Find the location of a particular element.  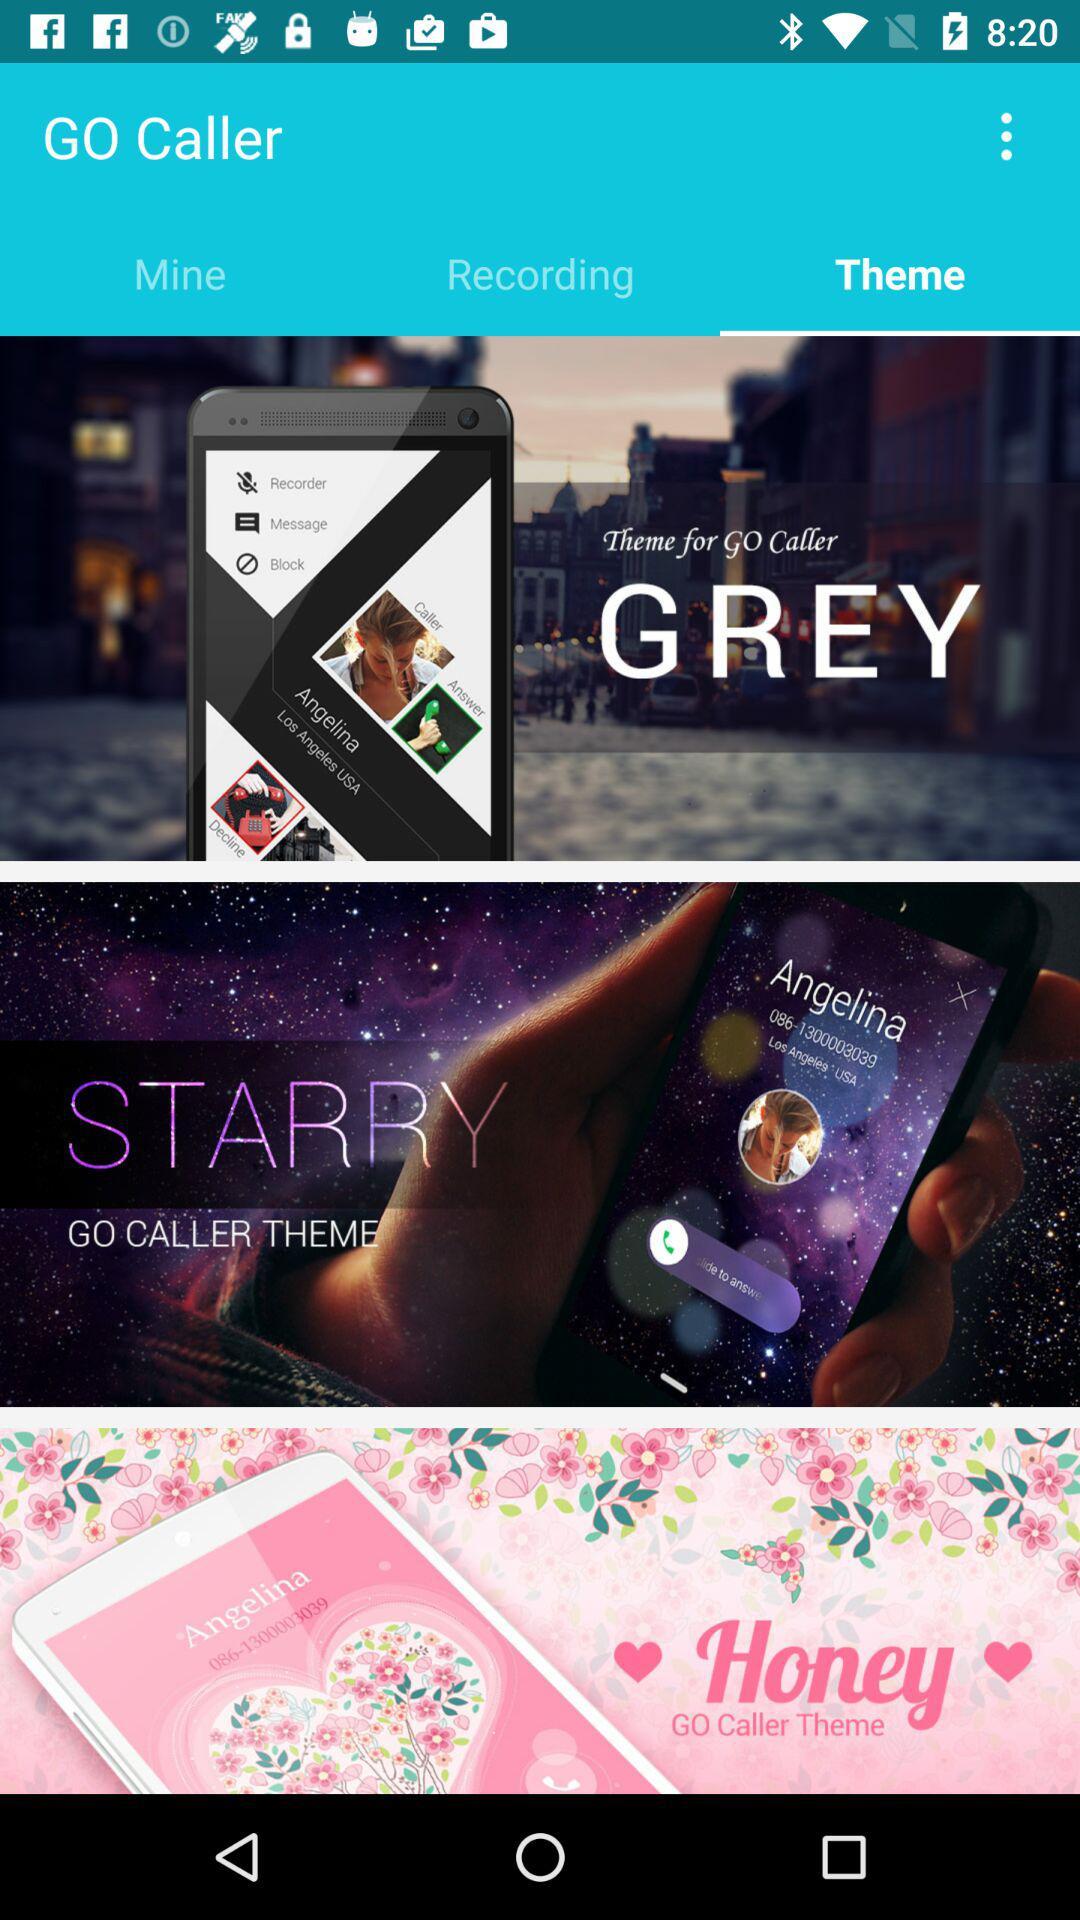

more options is located at coordinates (1006, 135).